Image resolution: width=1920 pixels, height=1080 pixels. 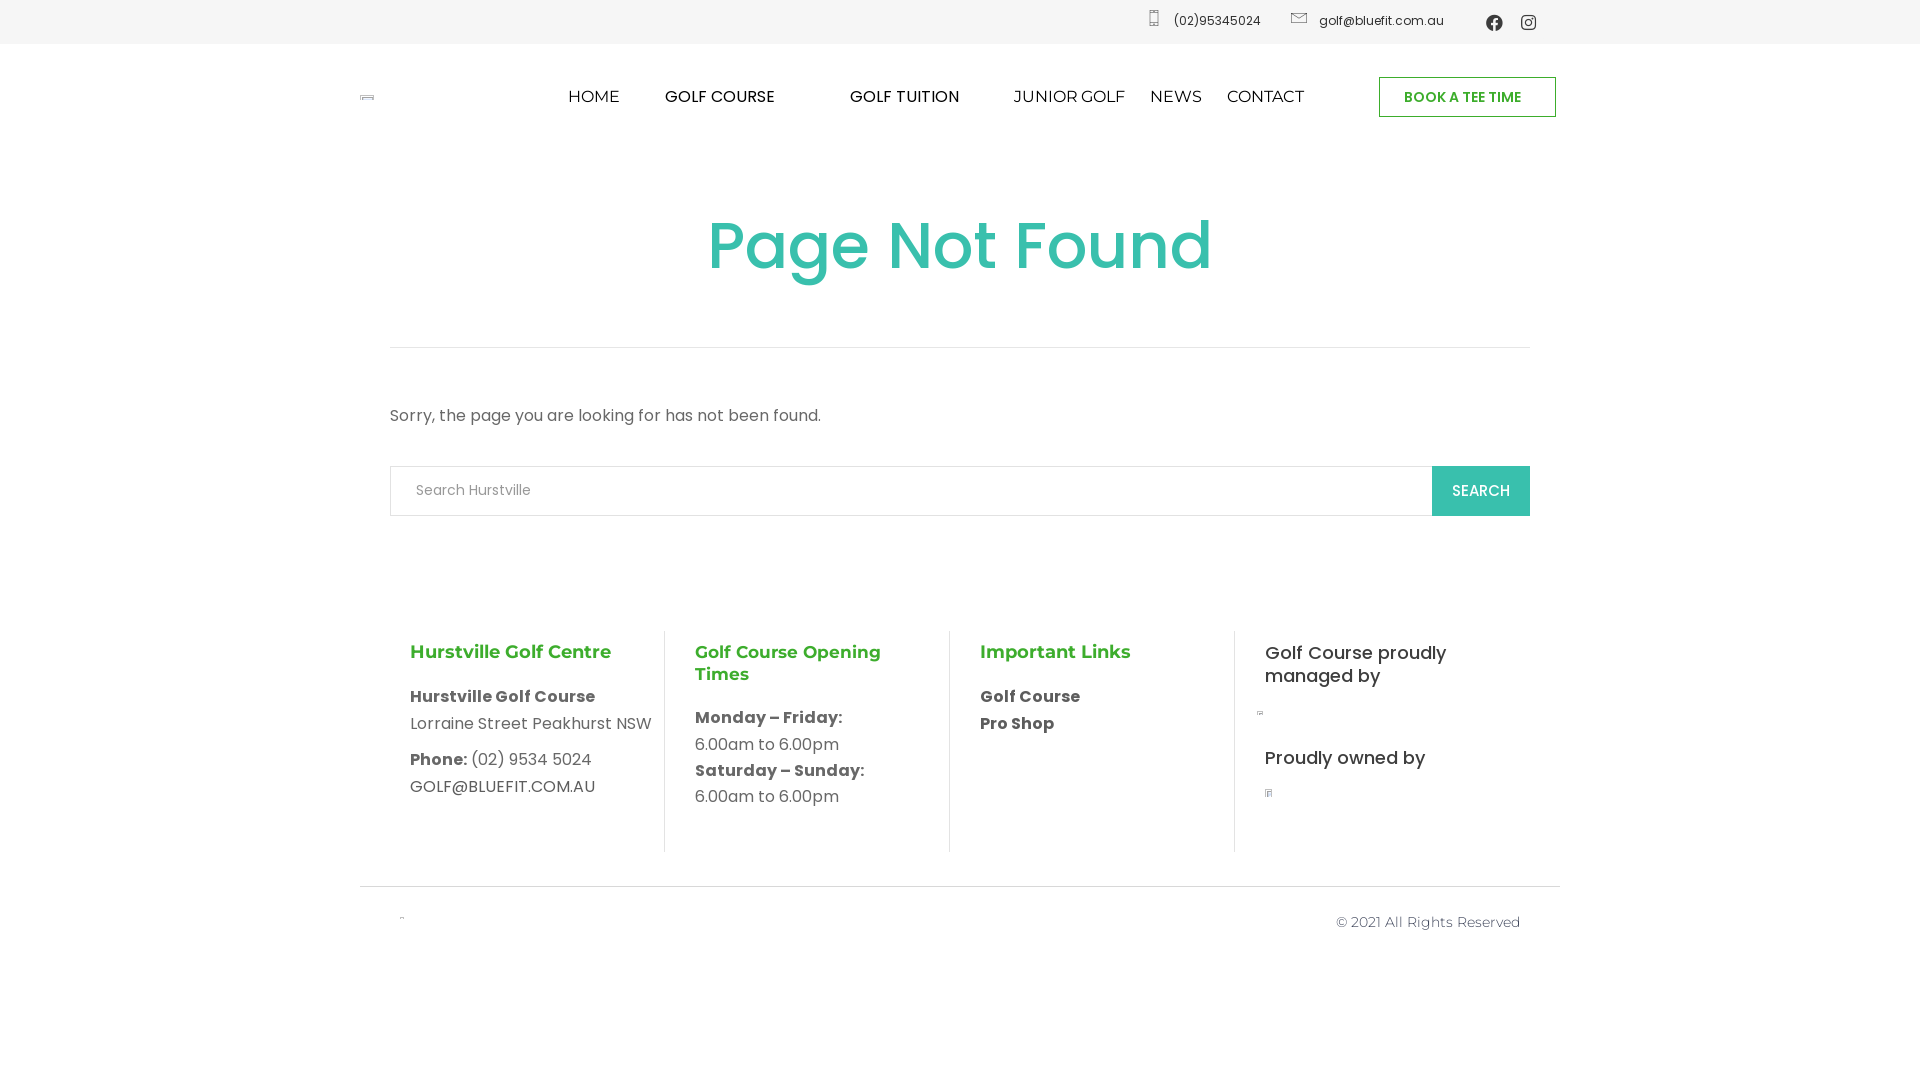 What do you see at coordinates (1013, 96) in the screenshot?
I see `'JUNIOR GOLF'` at bounding box center [1013, 96].